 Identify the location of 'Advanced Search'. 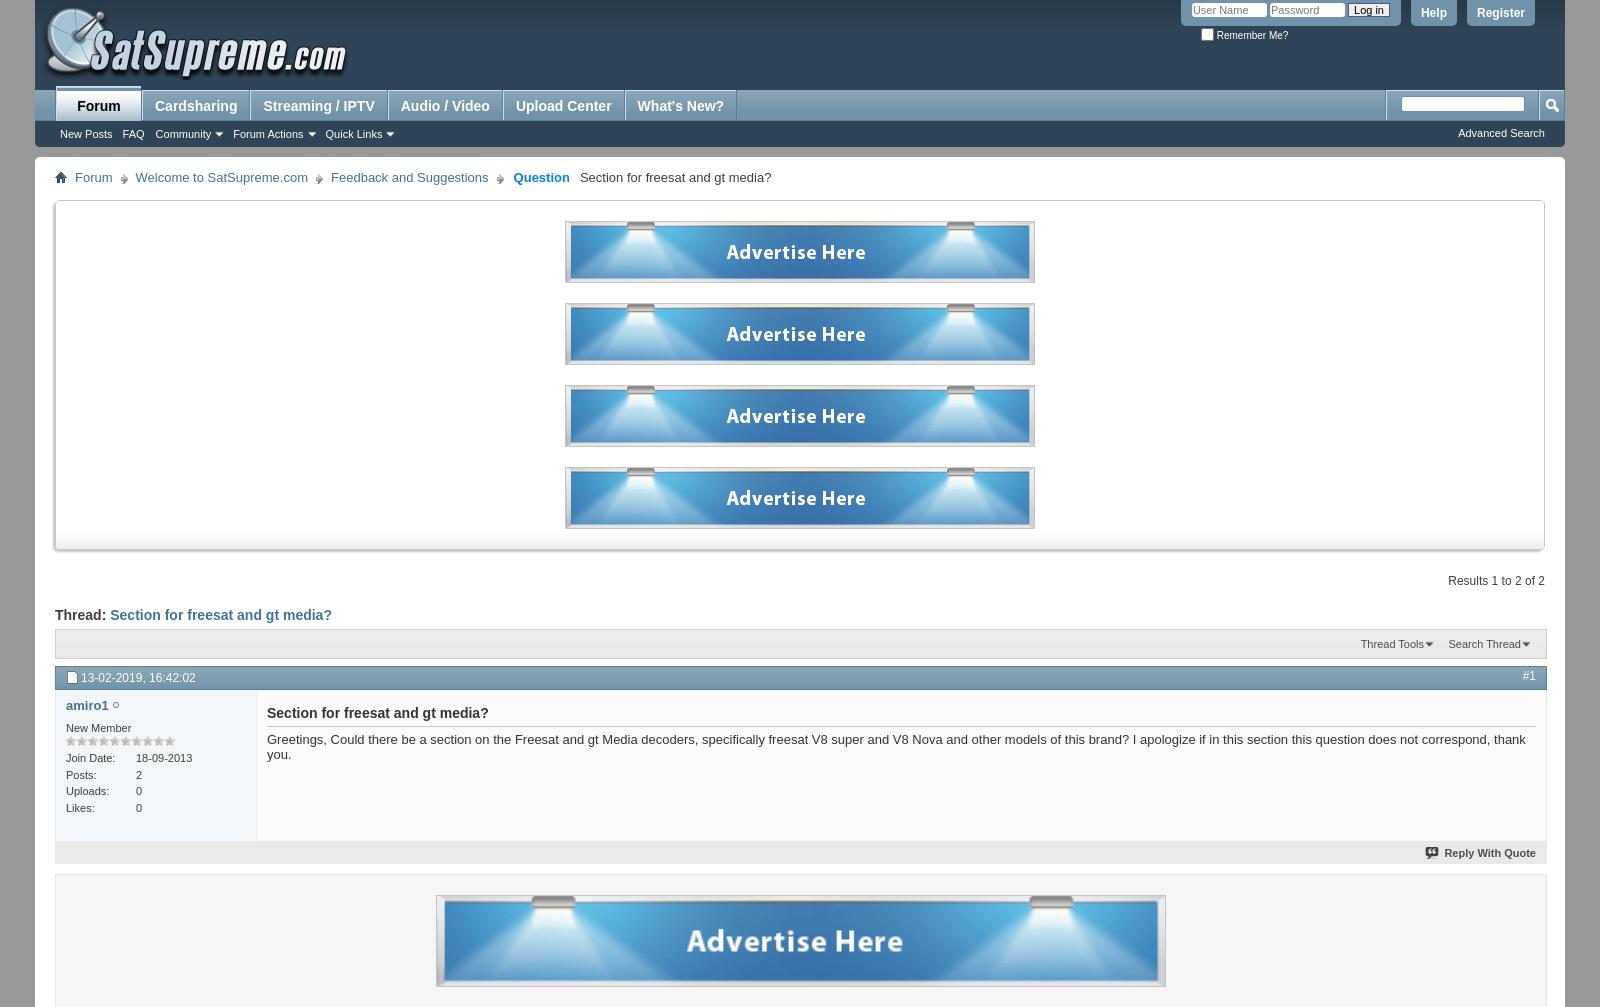
(1458, 133).